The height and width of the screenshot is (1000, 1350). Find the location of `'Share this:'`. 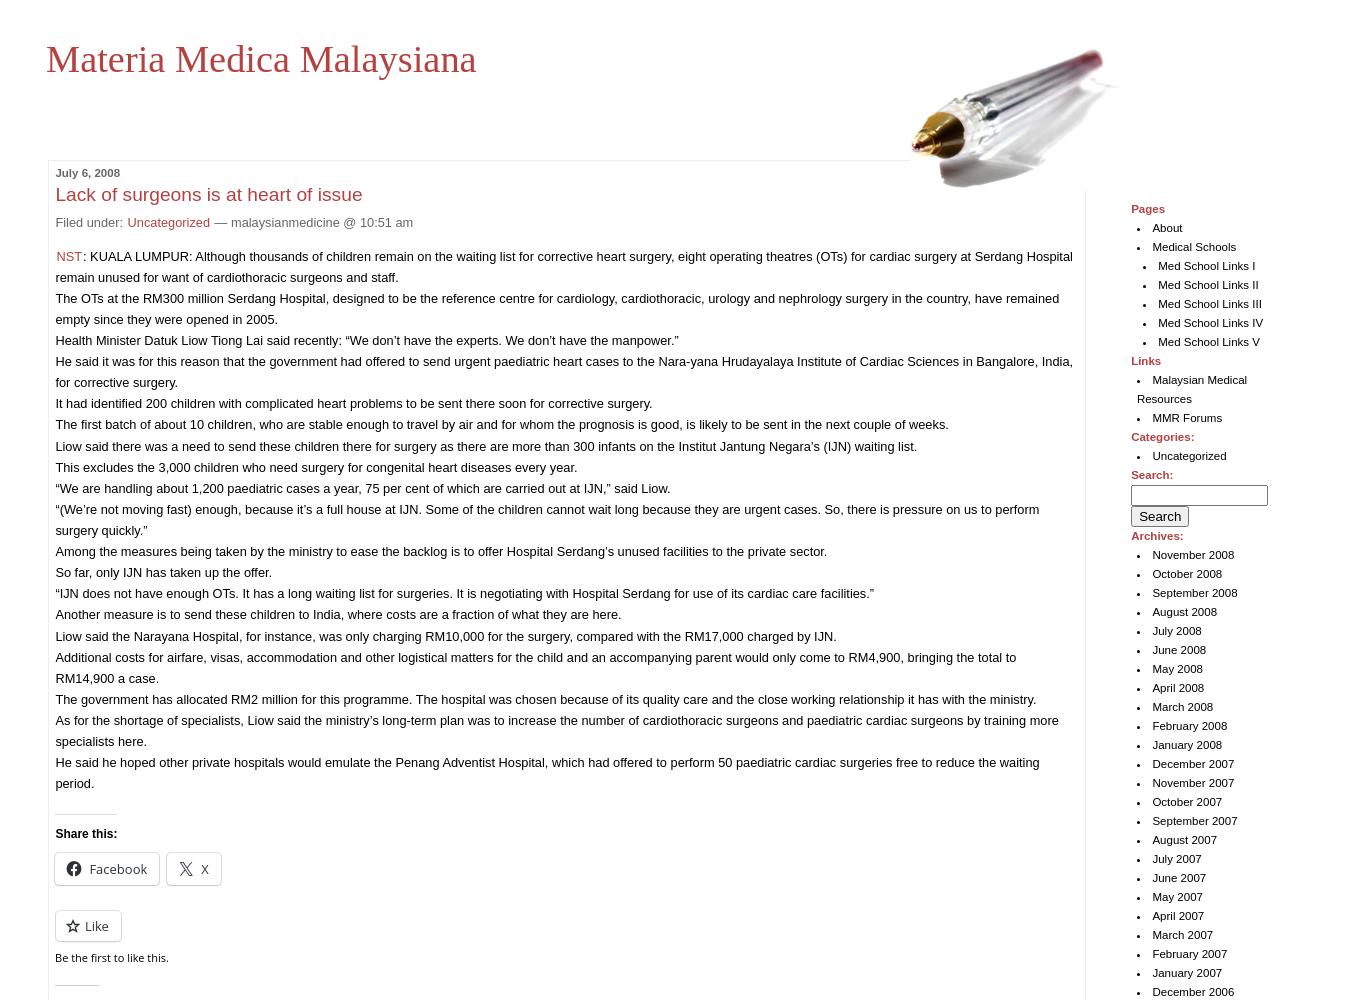

'Share this:' is located at coordinates (84, 832).